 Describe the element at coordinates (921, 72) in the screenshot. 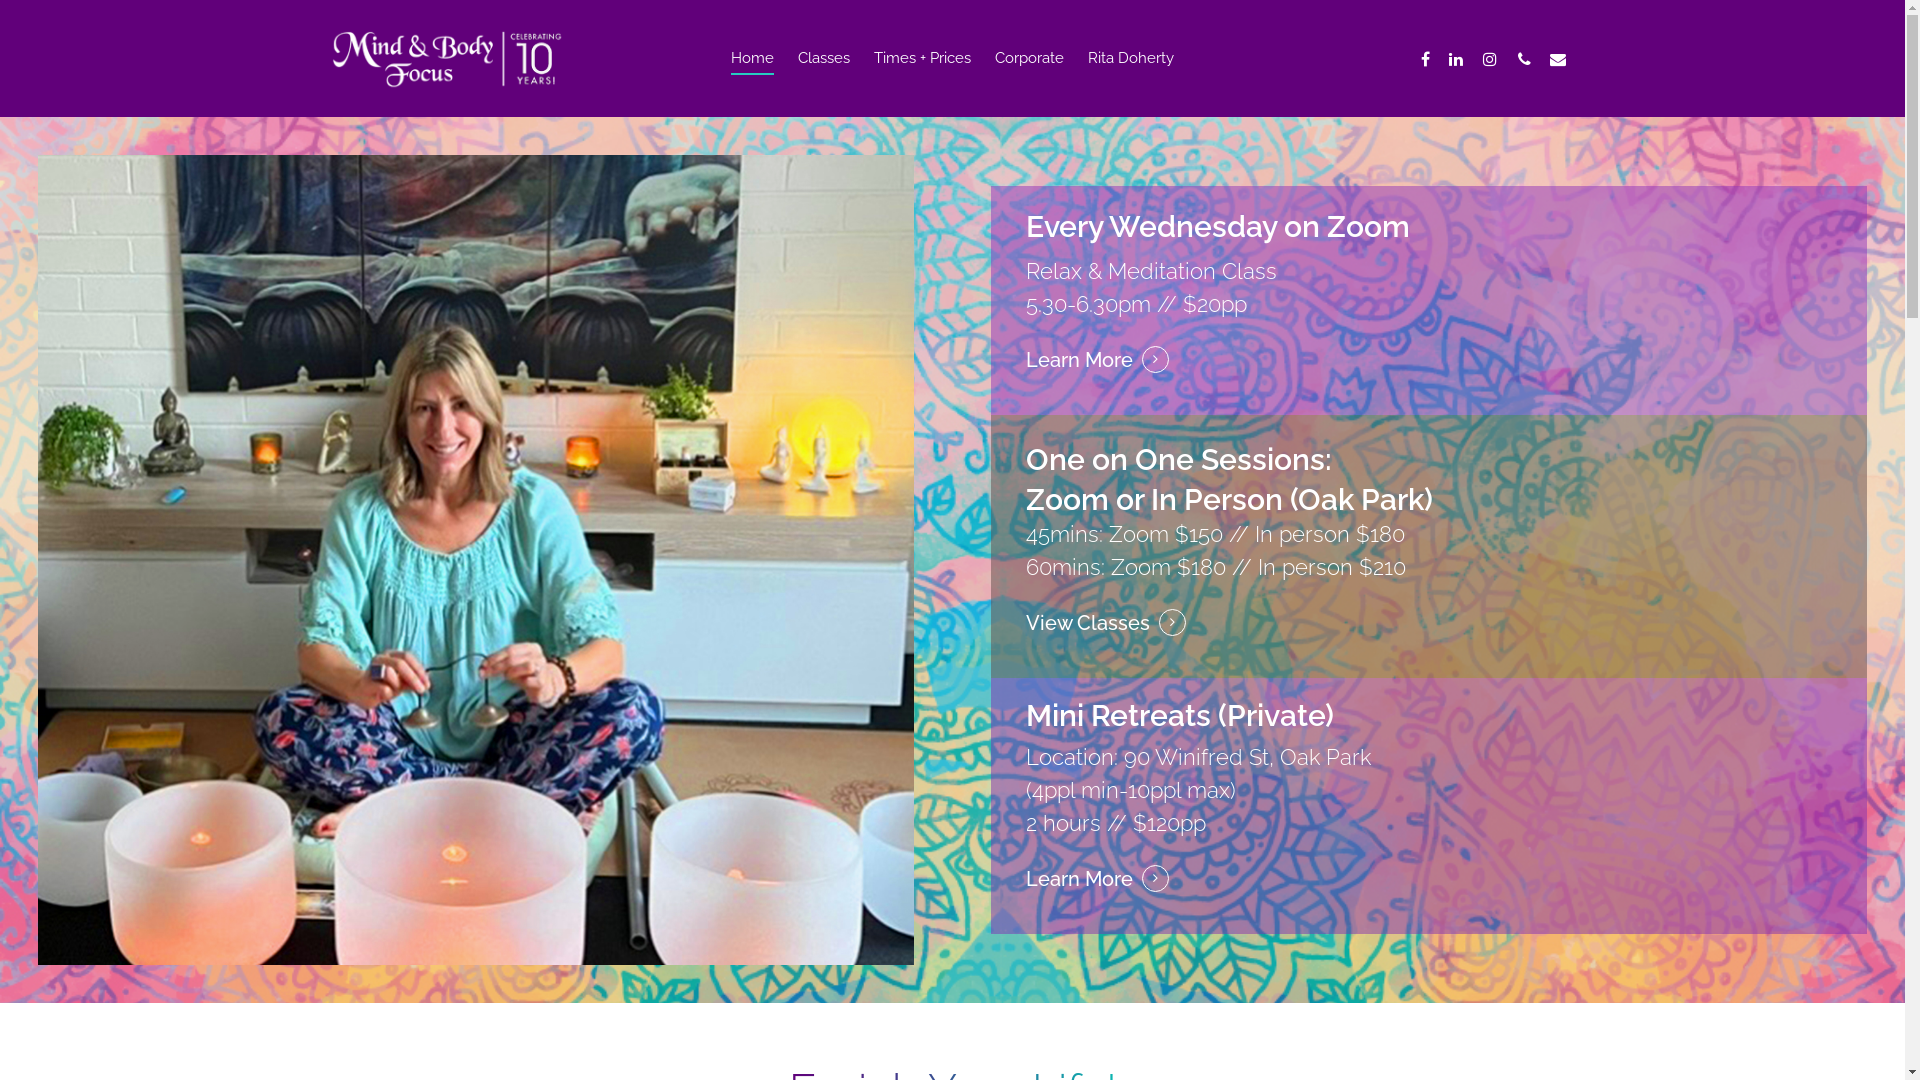

I see `'Times + Prices'` at that location.